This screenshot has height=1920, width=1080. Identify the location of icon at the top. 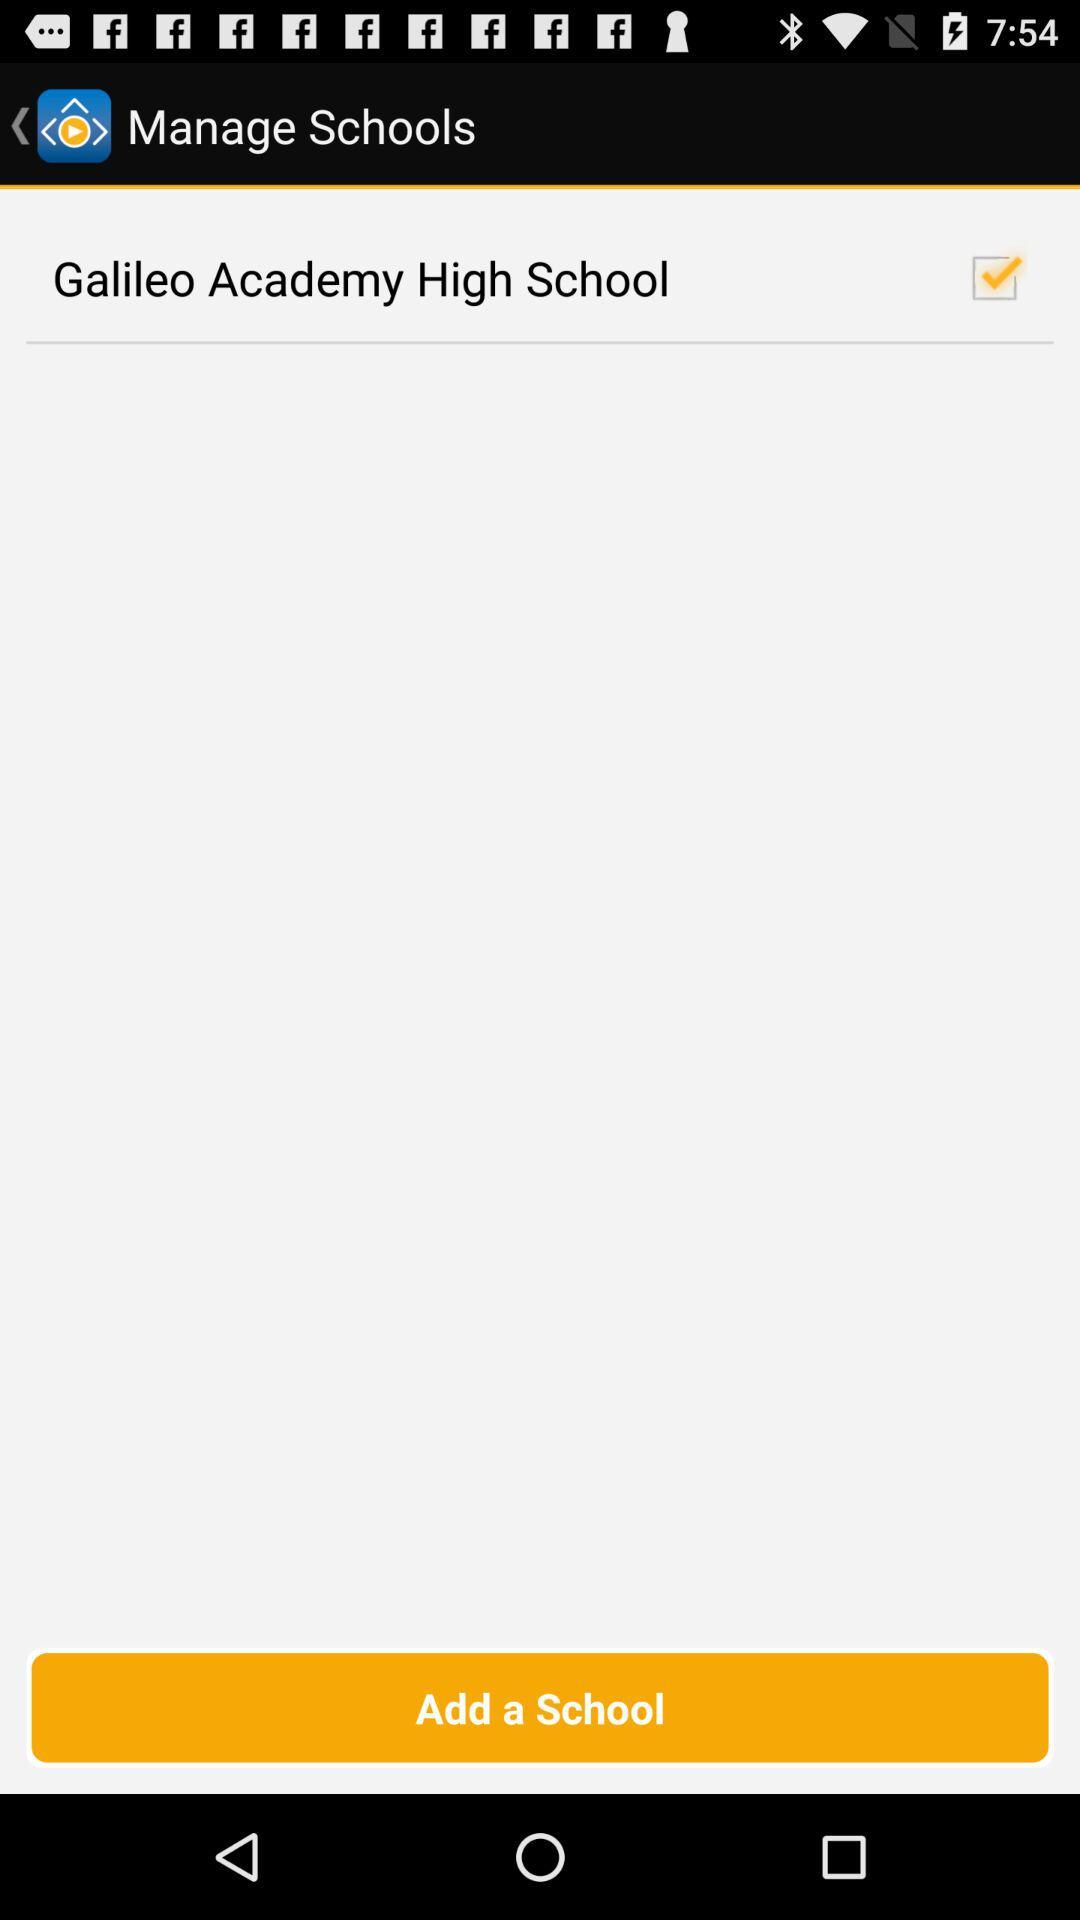
(540, 277).